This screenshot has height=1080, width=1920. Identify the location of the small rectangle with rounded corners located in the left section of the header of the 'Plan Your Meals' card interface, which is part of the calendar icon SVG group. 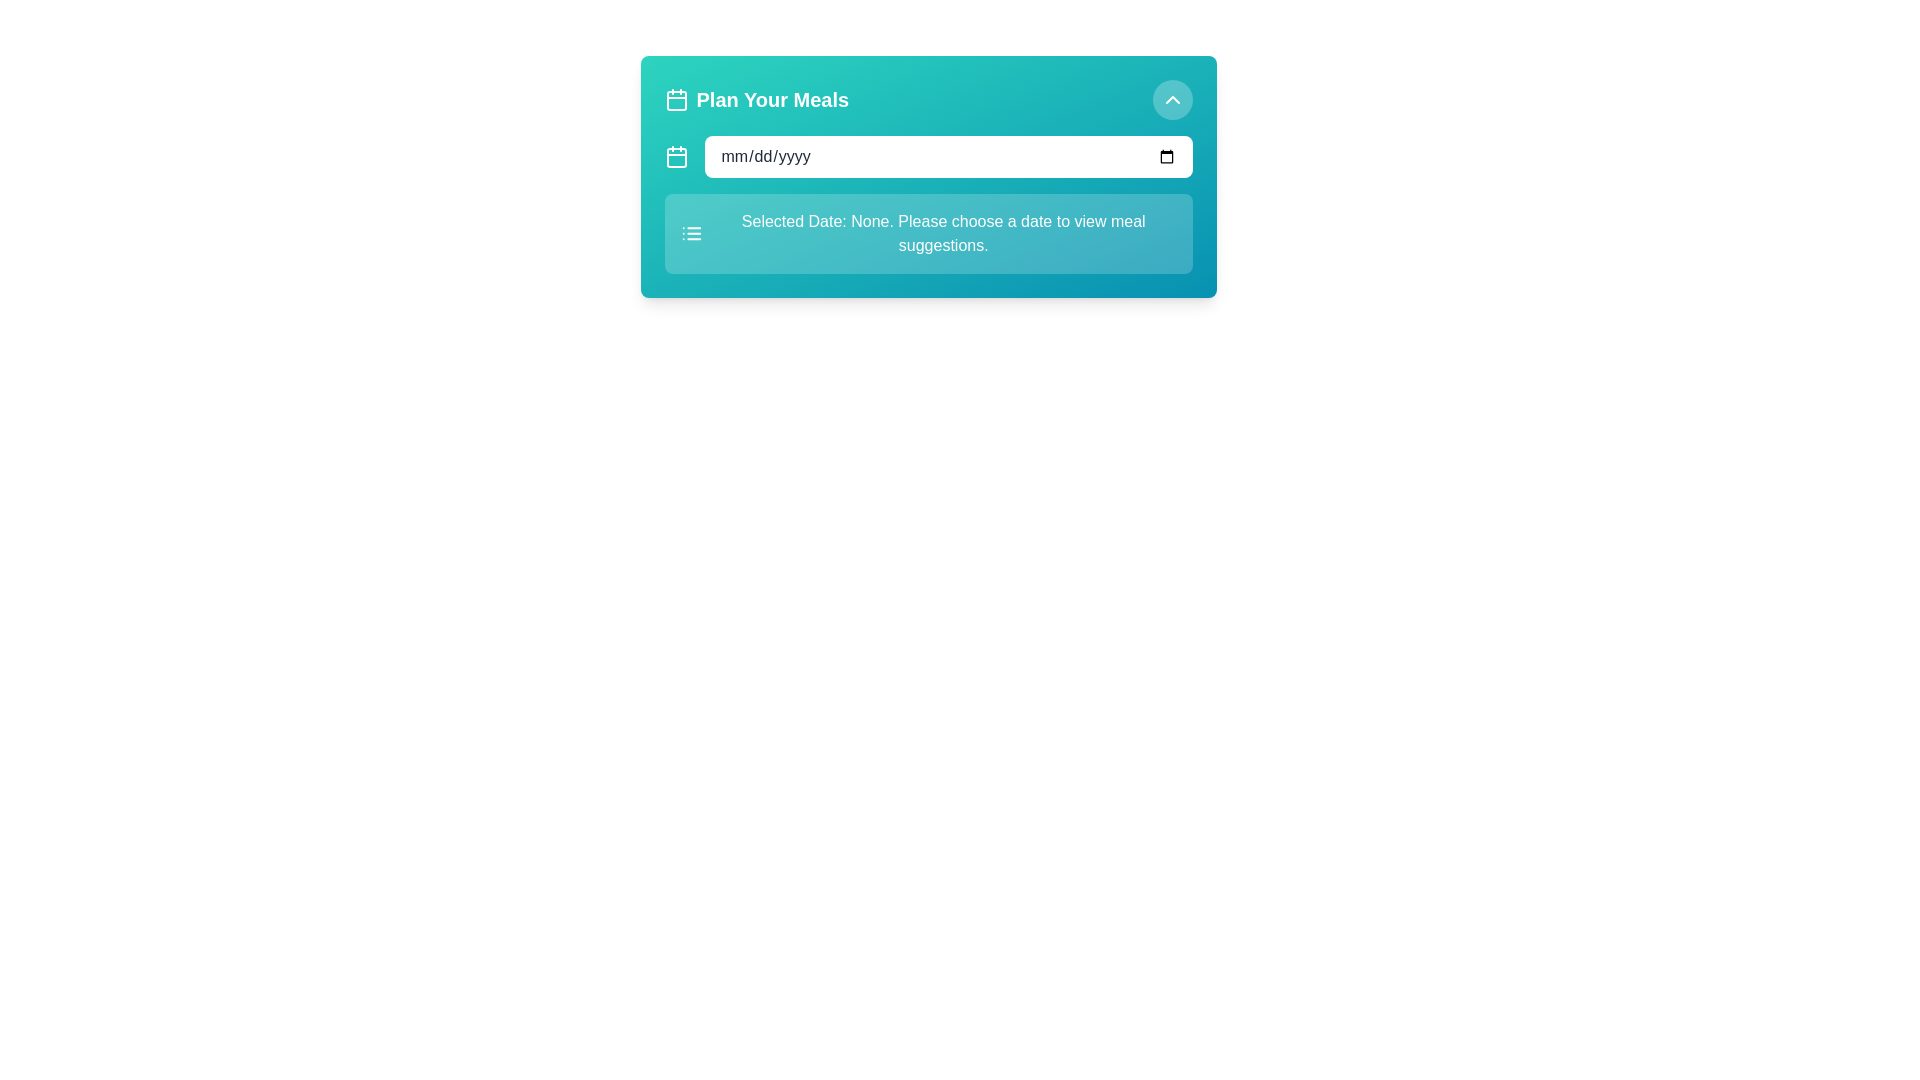
(676, 100).